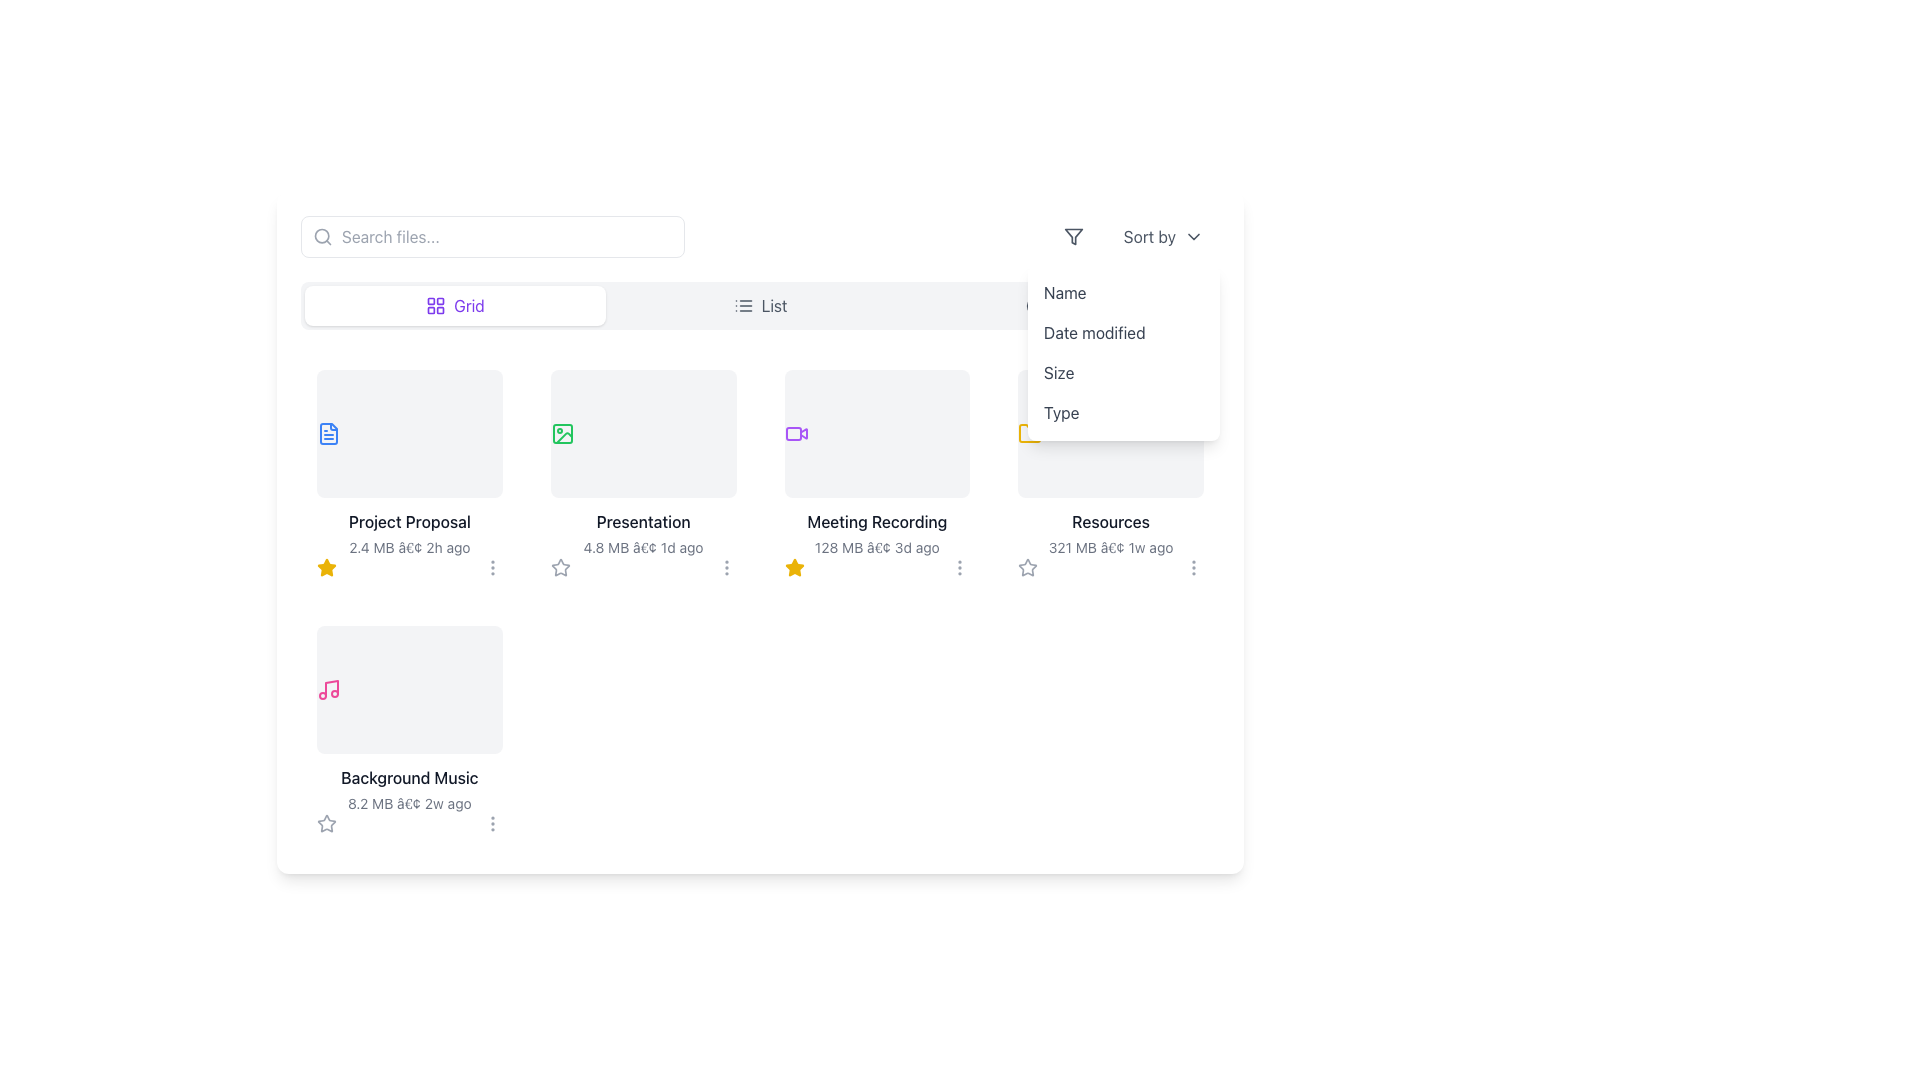 The image size is (1920, 1080). What do you see at coordinates (408, 532) in the screenshot?
I see `the text display element that shows the file name 'Project Proposal', its size '2.4 MB', and the last modified time '2 hours ago'` at bounding box center [408, 532].